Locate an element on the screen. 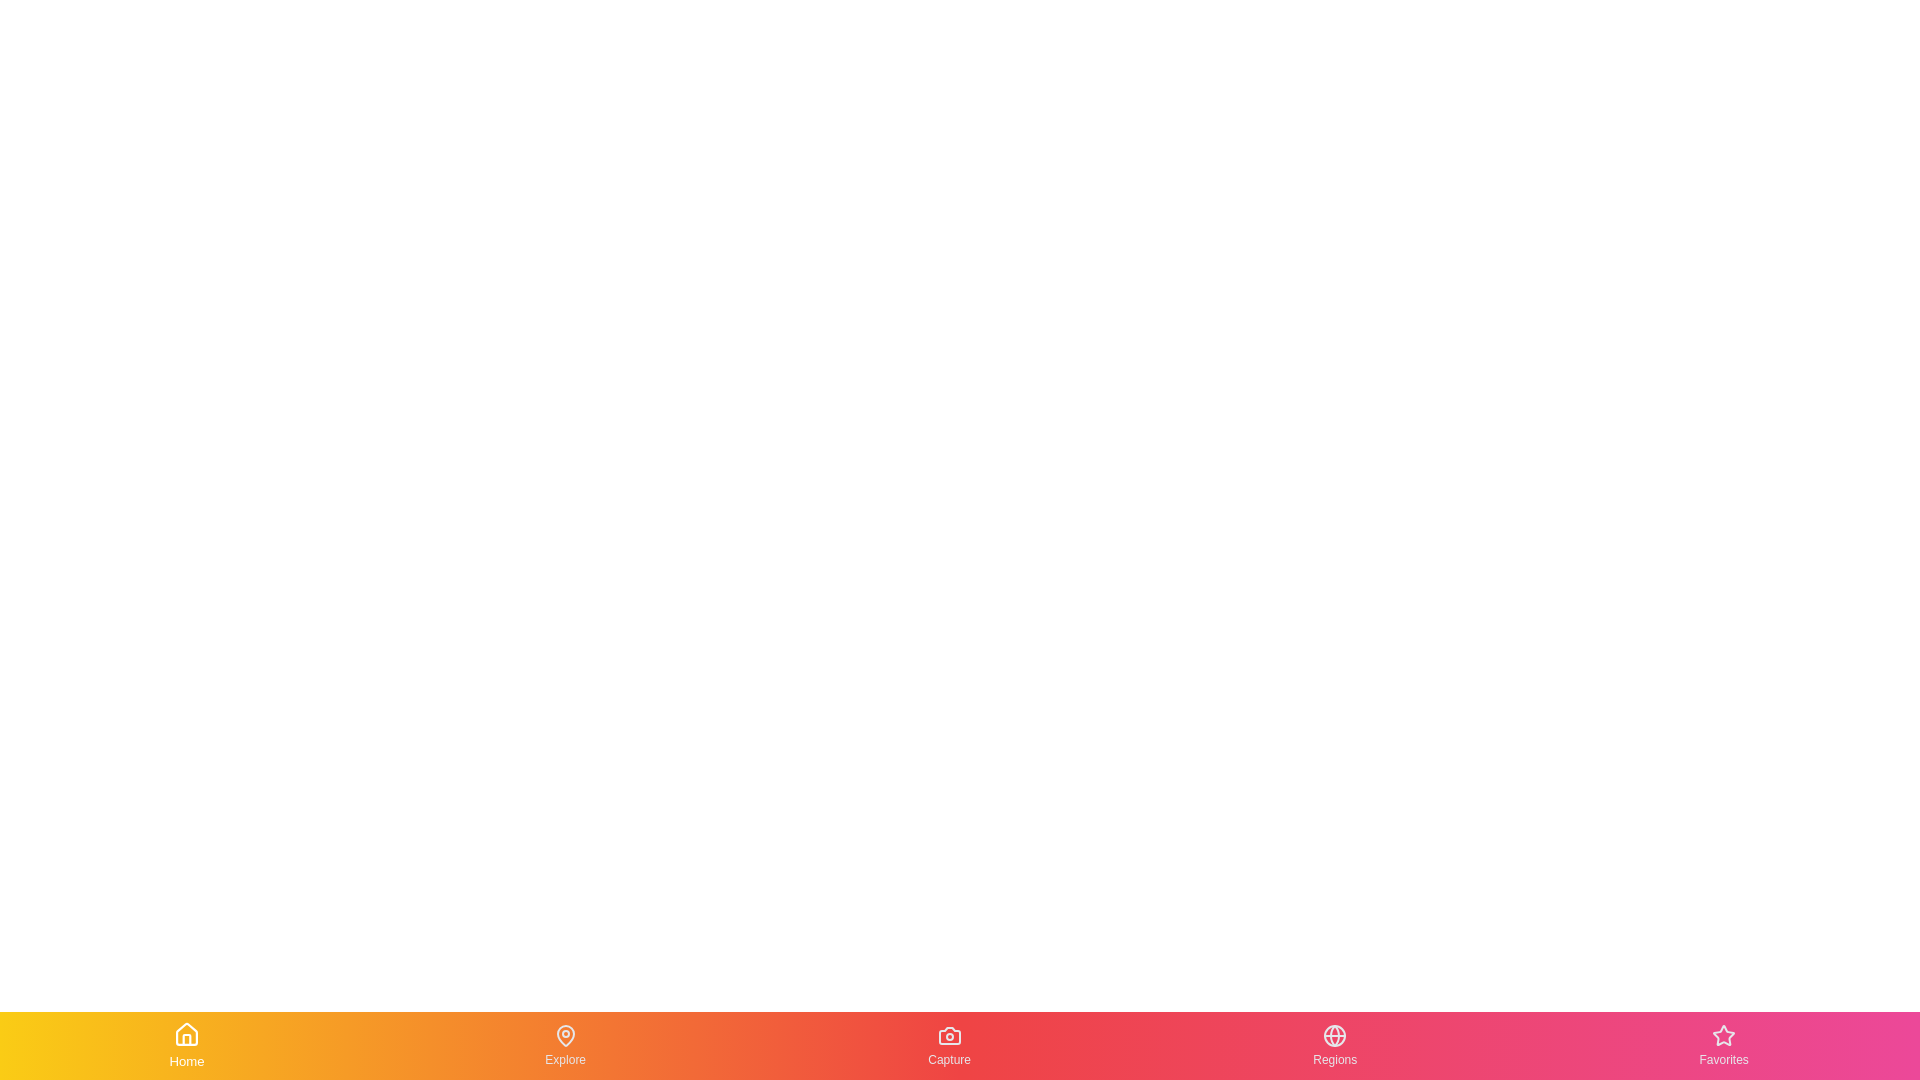 The width and height of the screenshot is (1920, 1080). the tab labeled Favorites to preview its tooltip is located at coordinates (1722, 1044).